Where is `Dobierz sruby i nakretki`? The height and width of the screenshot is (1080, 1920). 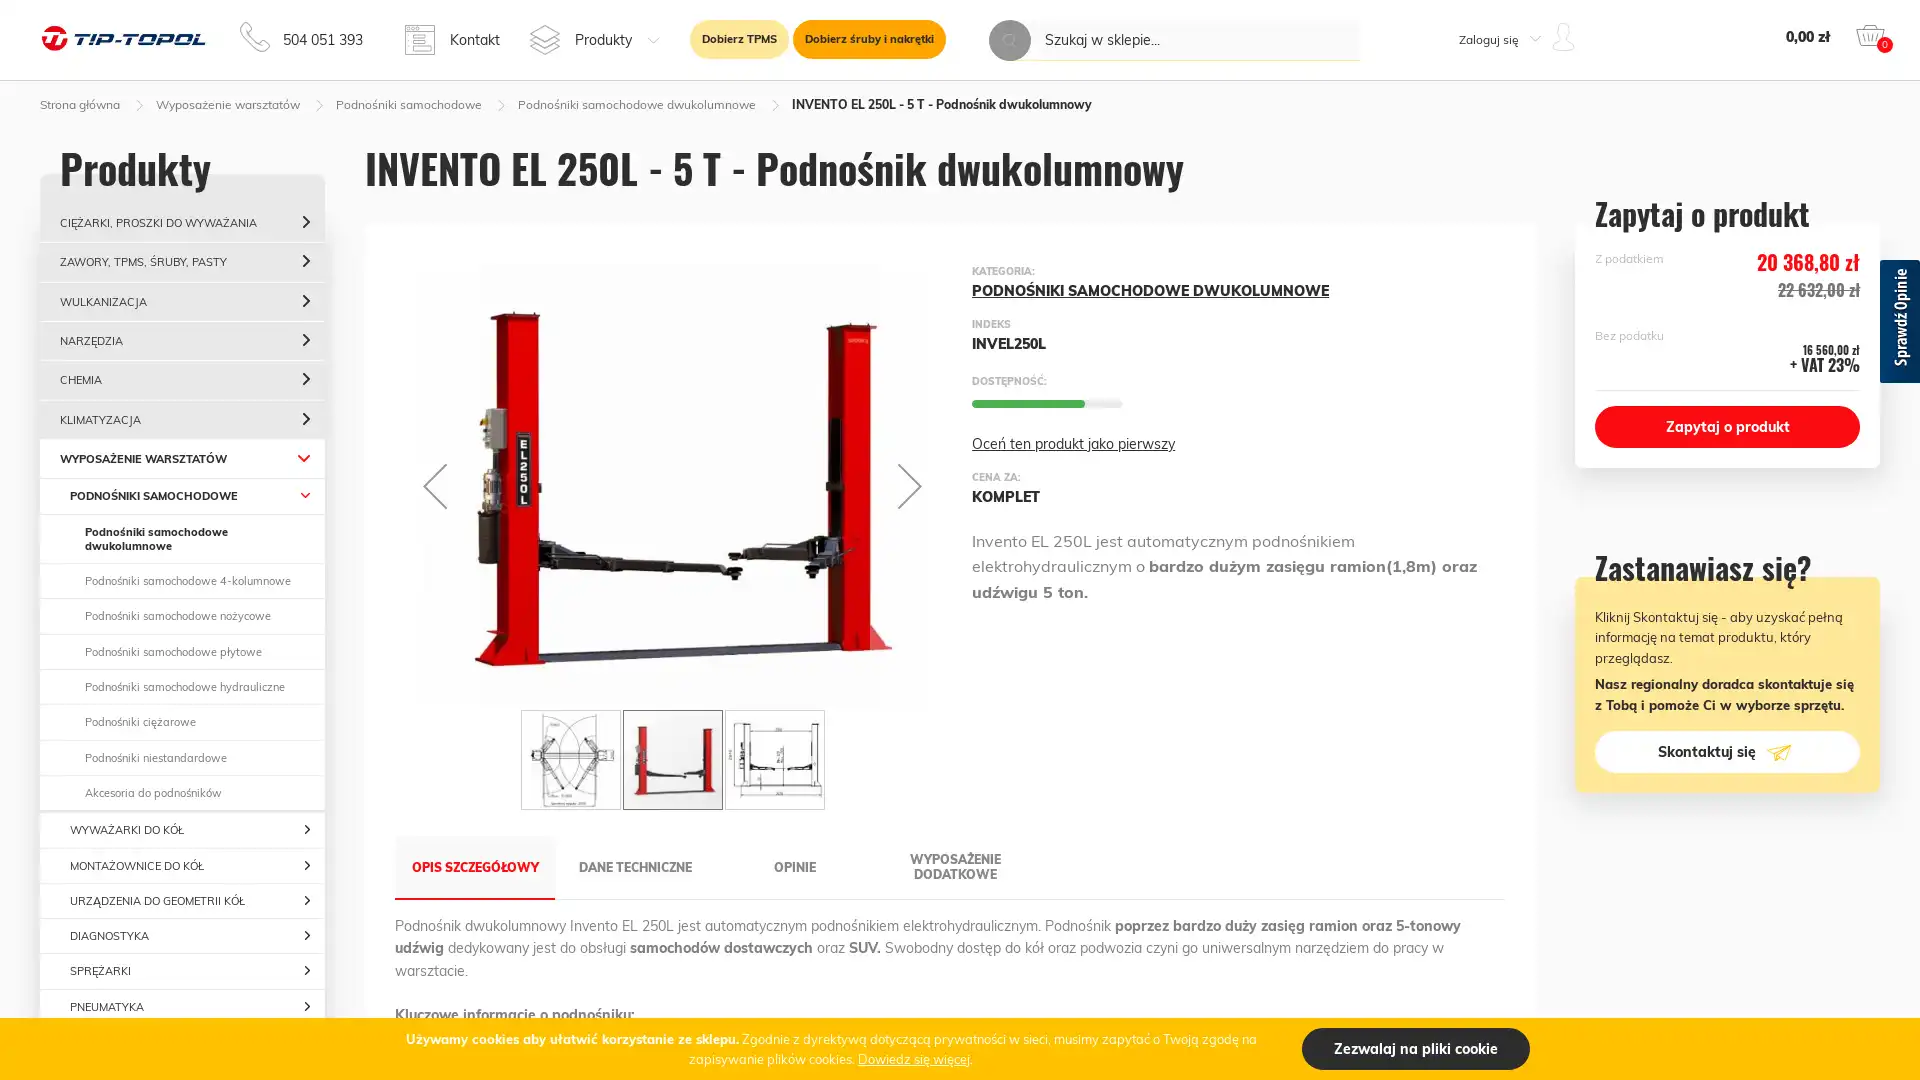
Dobierz sruby i nakretki is located at coordinates (869, 39).